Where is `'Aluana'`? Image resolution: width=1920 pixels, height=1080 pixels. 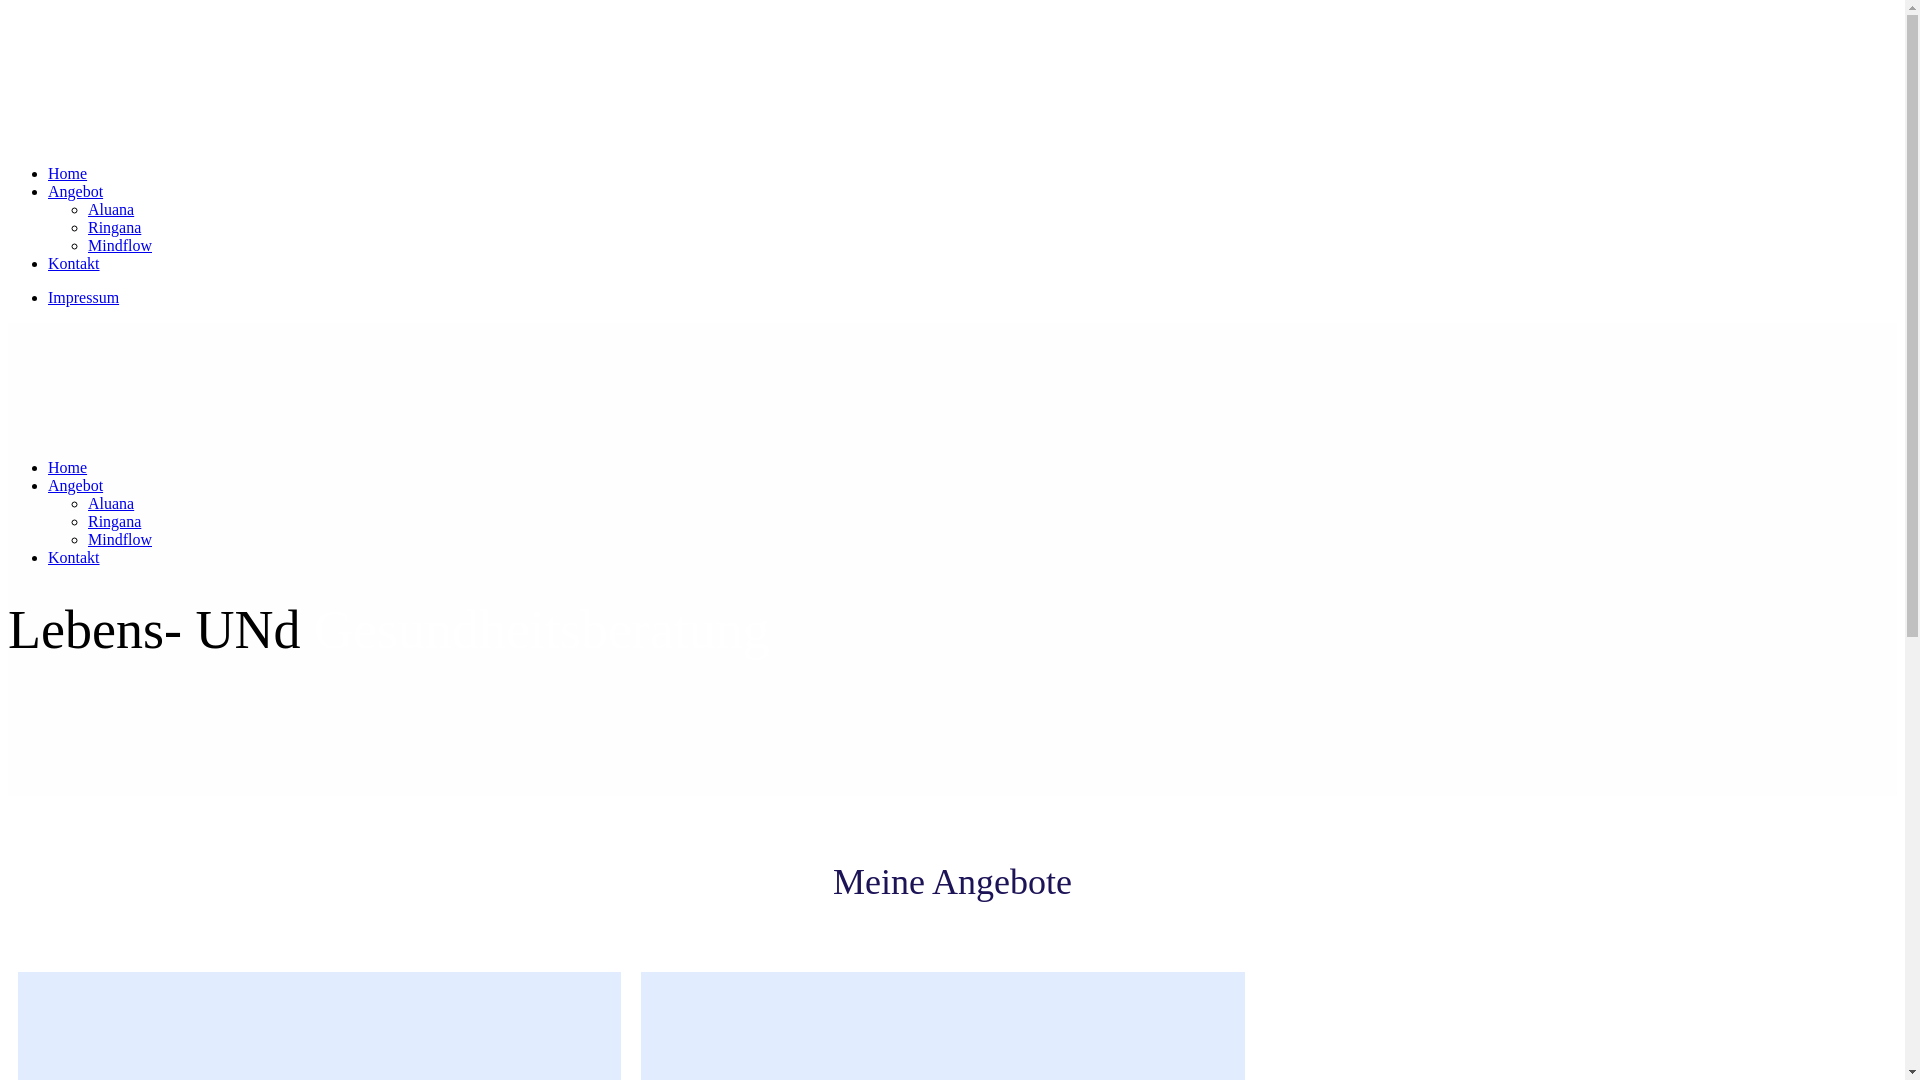 'Aluana' is located at coordinates (109, 502).